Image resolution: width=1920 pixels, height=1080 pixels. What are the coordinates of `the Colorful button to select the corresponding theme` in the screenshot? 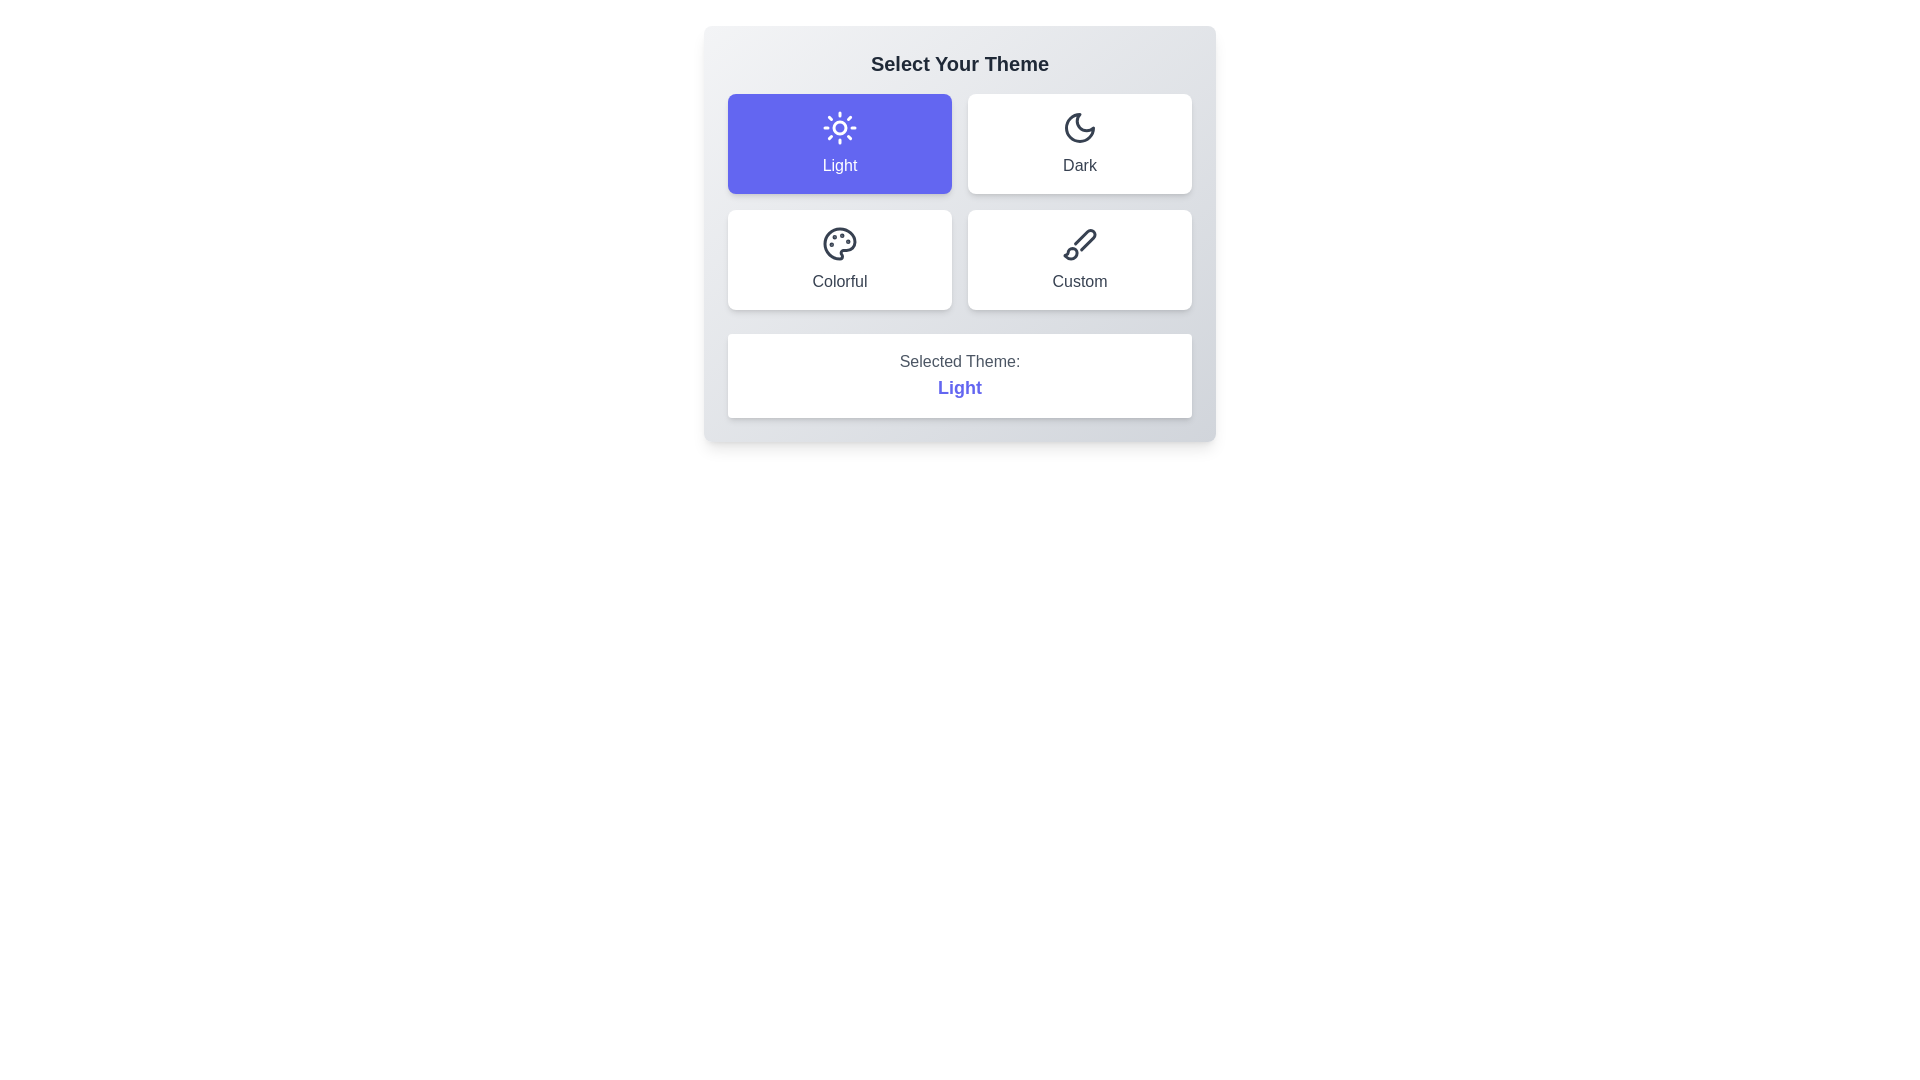 It's located at (840, 258).